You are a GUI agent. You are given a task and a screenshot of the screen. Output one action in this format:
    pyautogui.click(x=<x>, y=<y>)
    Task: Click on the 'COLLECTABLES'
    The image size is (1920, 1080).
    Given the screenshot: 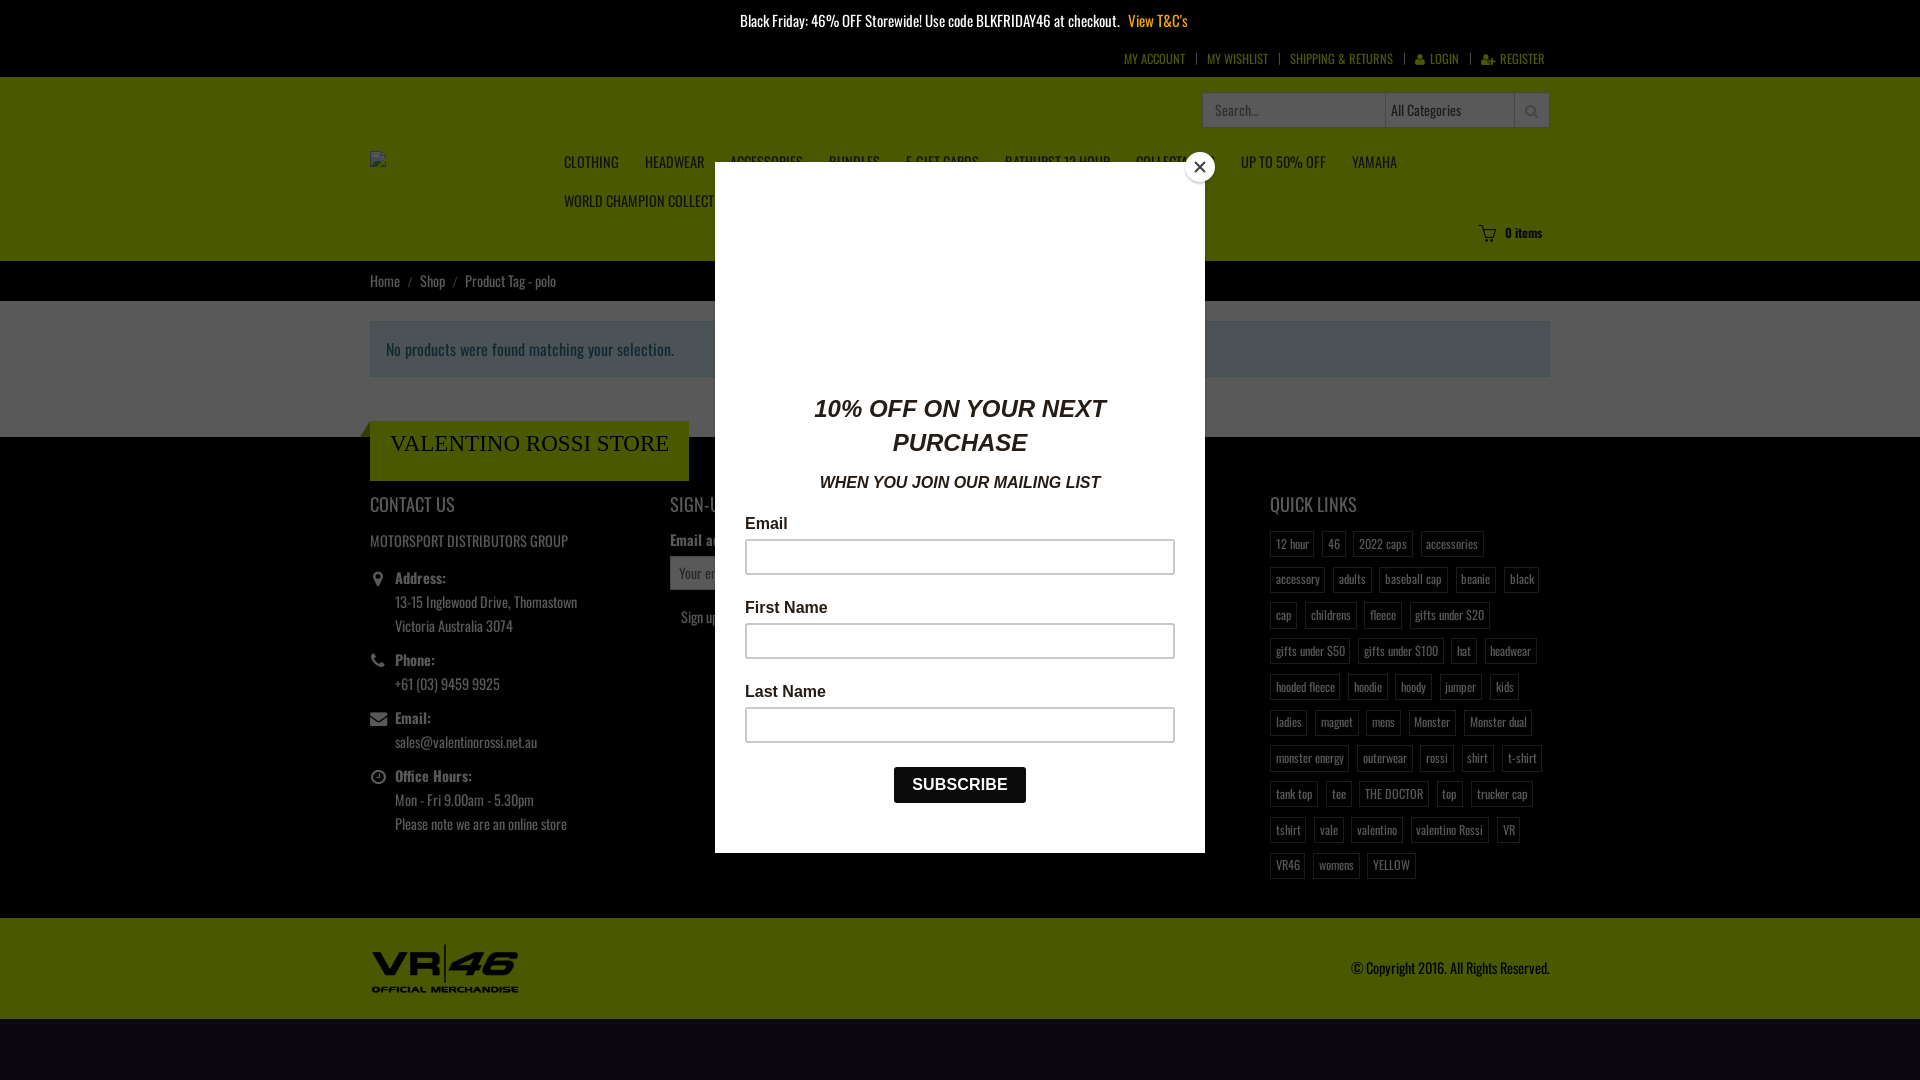 What is the action you would take?
    pyautogui.click(x=1175, y=160)
    